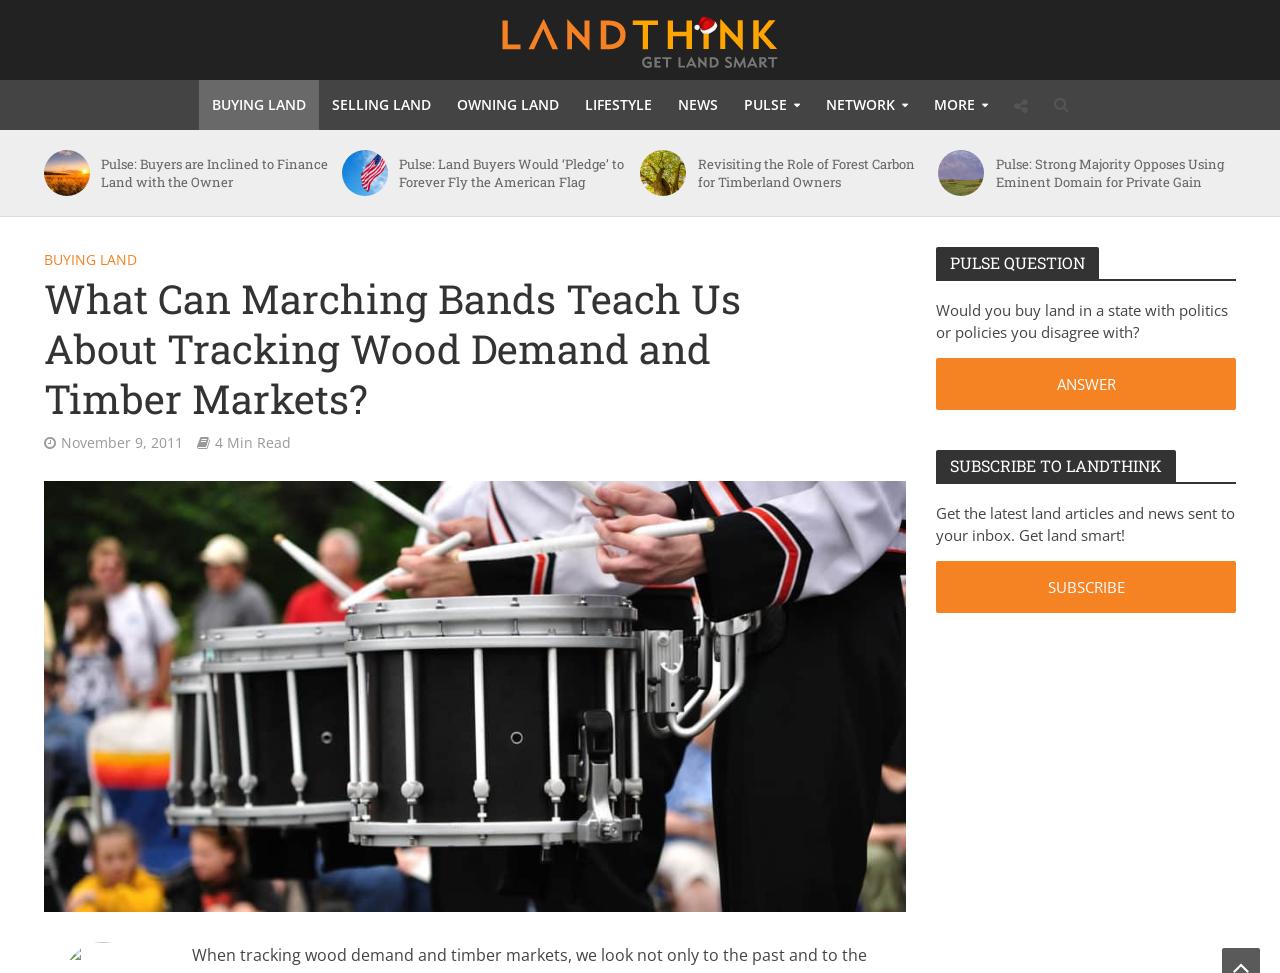 Image resolution: width=1280 pixels, height=973 pixels. I want to click on 'SUBSCRIBE', so click(1084, 587).